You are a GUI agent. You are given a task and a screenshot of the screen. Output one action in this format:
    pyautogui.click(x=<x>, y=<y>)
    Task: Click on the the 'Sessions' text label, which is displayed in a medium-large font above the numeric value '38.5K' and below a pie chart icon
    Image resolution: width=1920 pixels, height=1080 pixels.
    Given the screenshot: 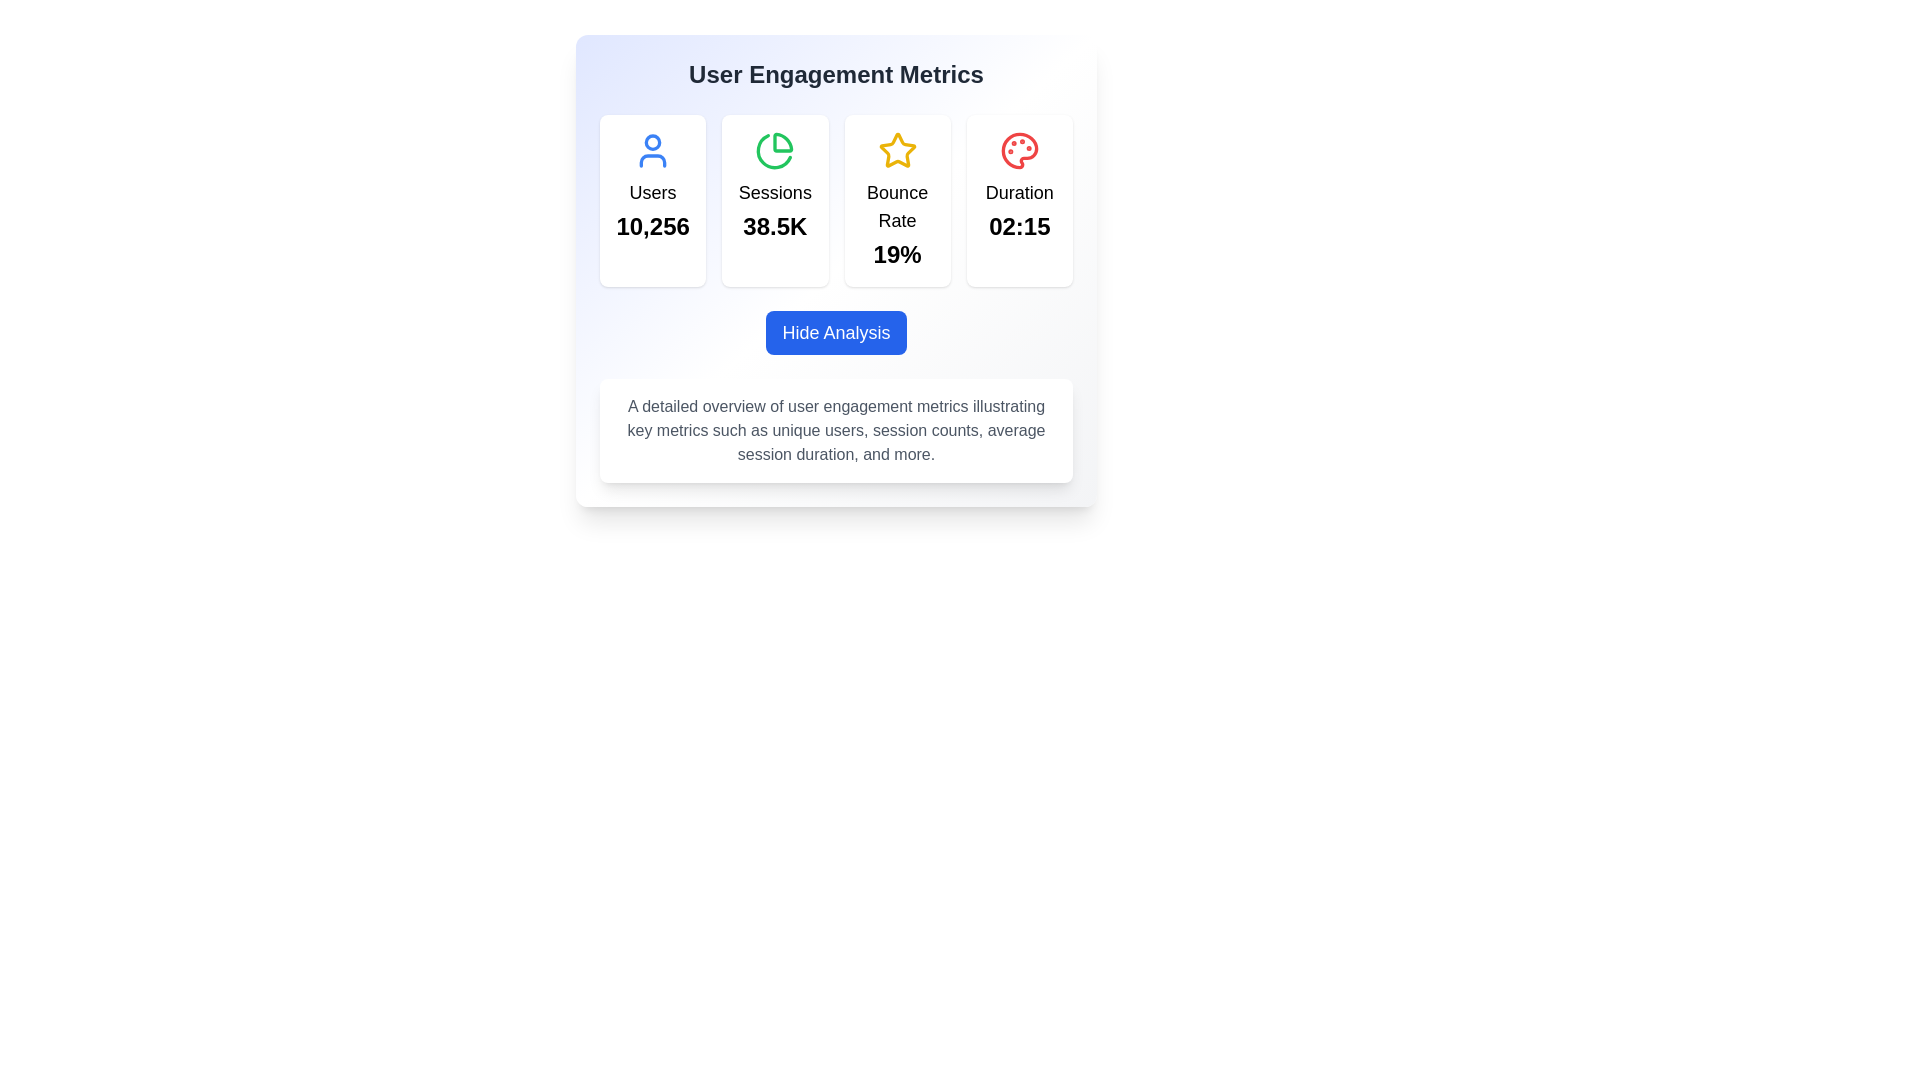 What is the action you would take?
    pyautogui.click(x=774, y=192)
    